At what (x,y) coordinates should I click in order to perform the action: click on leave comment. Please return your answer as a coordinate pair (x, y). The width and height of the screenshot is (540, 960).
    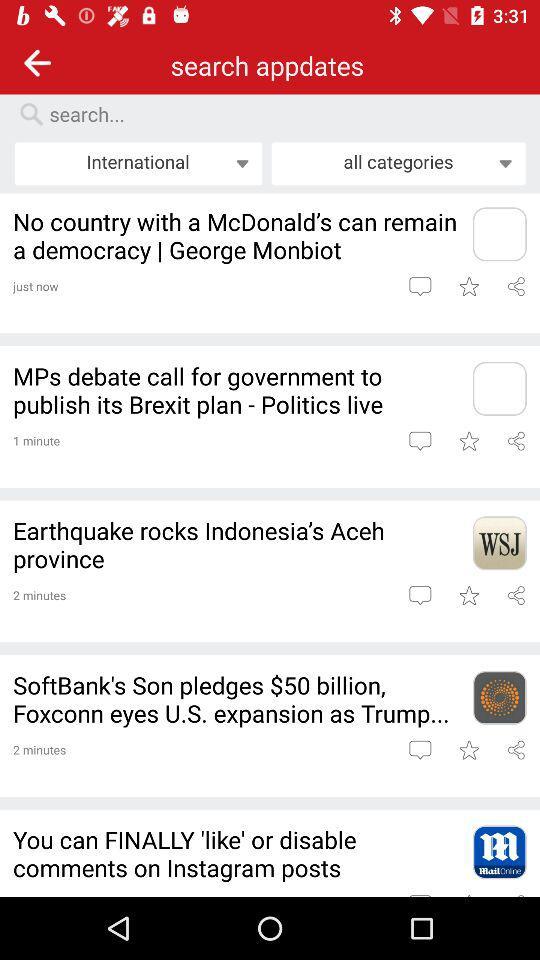
    Looking at the image, I should click on (419, 595).